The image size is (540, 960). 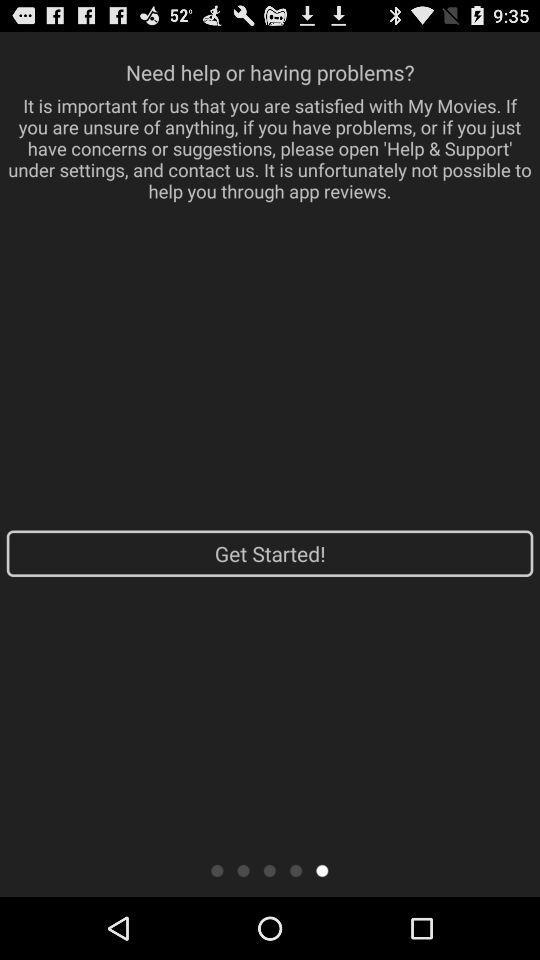 I want to click on the app at the center, so click(x=270, y=553).